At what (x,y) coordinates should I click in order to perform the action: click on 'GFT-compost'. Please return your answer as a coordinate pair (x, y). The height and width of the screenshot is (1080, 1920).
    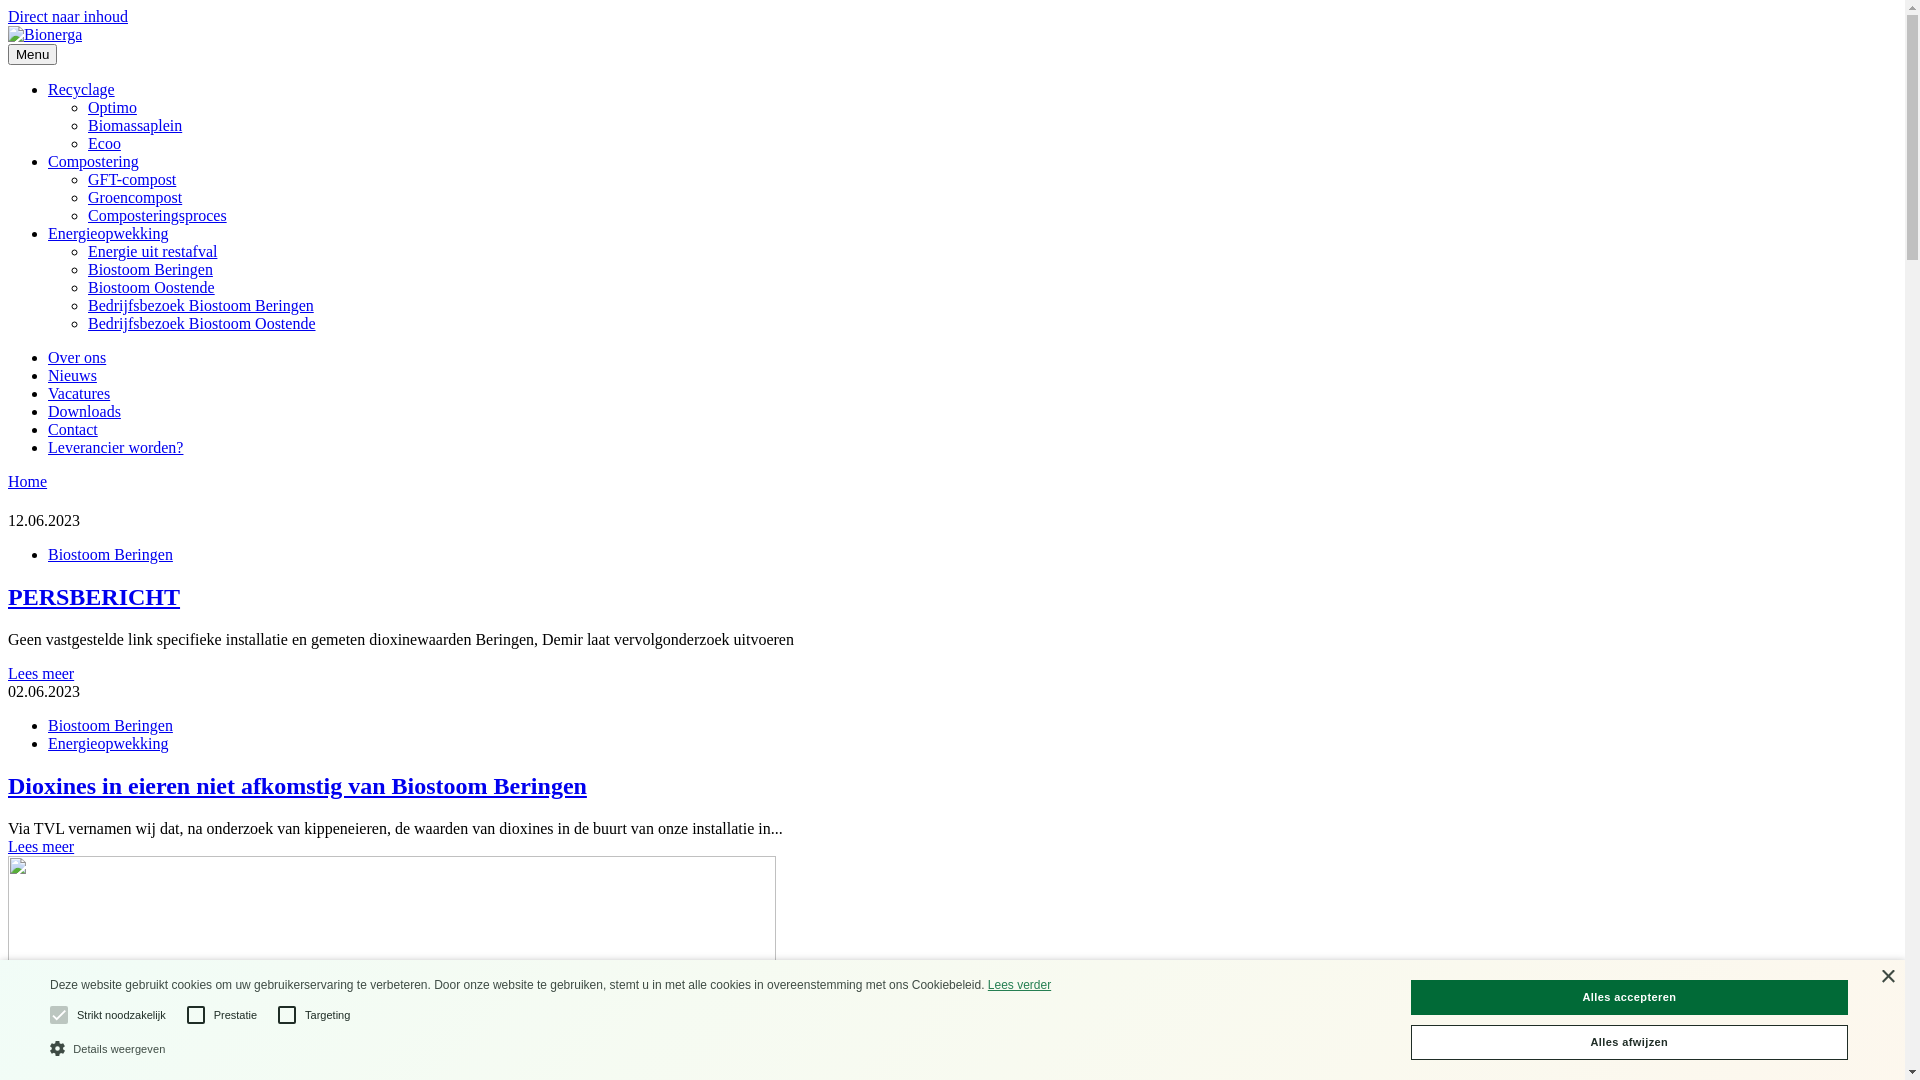
    Looking at the image, I should click on (130, 178).